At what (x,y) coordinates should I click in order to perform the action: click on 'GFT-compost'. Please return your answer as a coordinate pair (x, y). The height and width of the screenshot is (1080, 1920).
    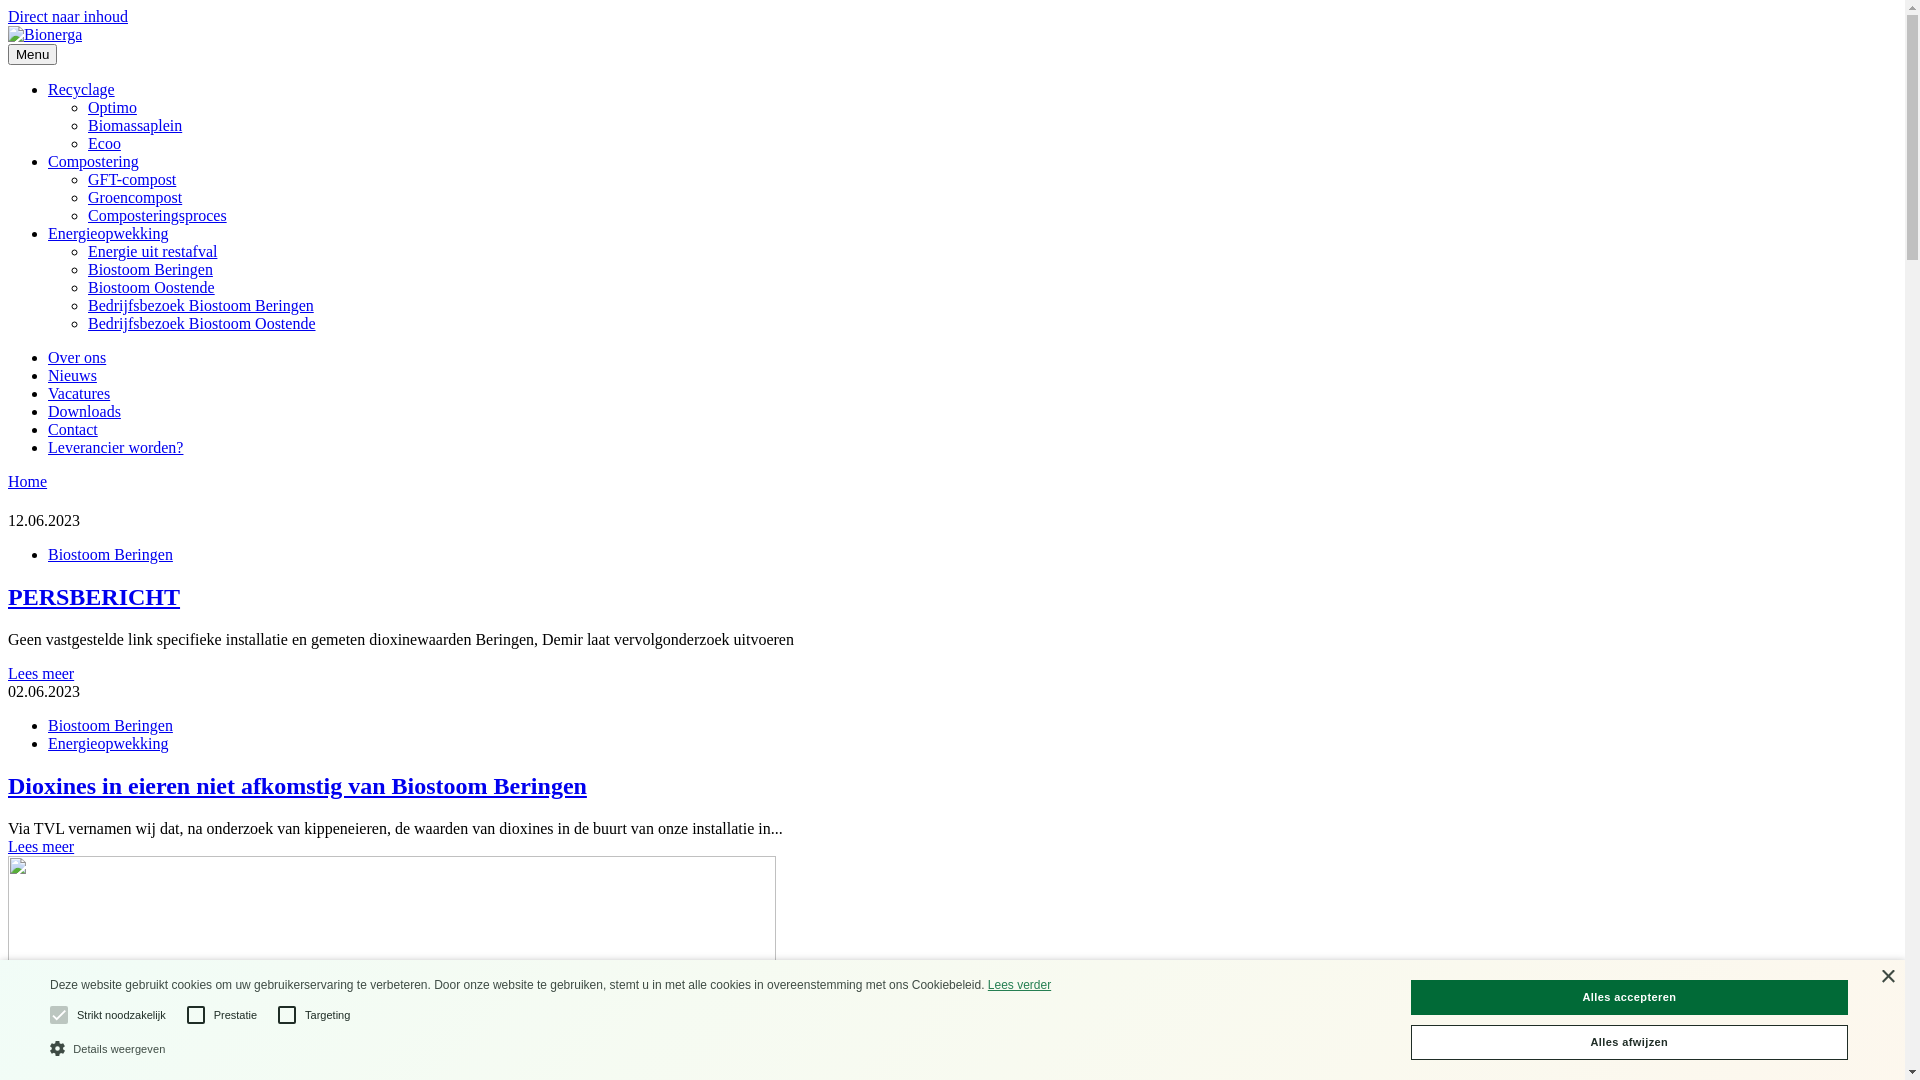
    Looking at the image, I should click on (130, 178).